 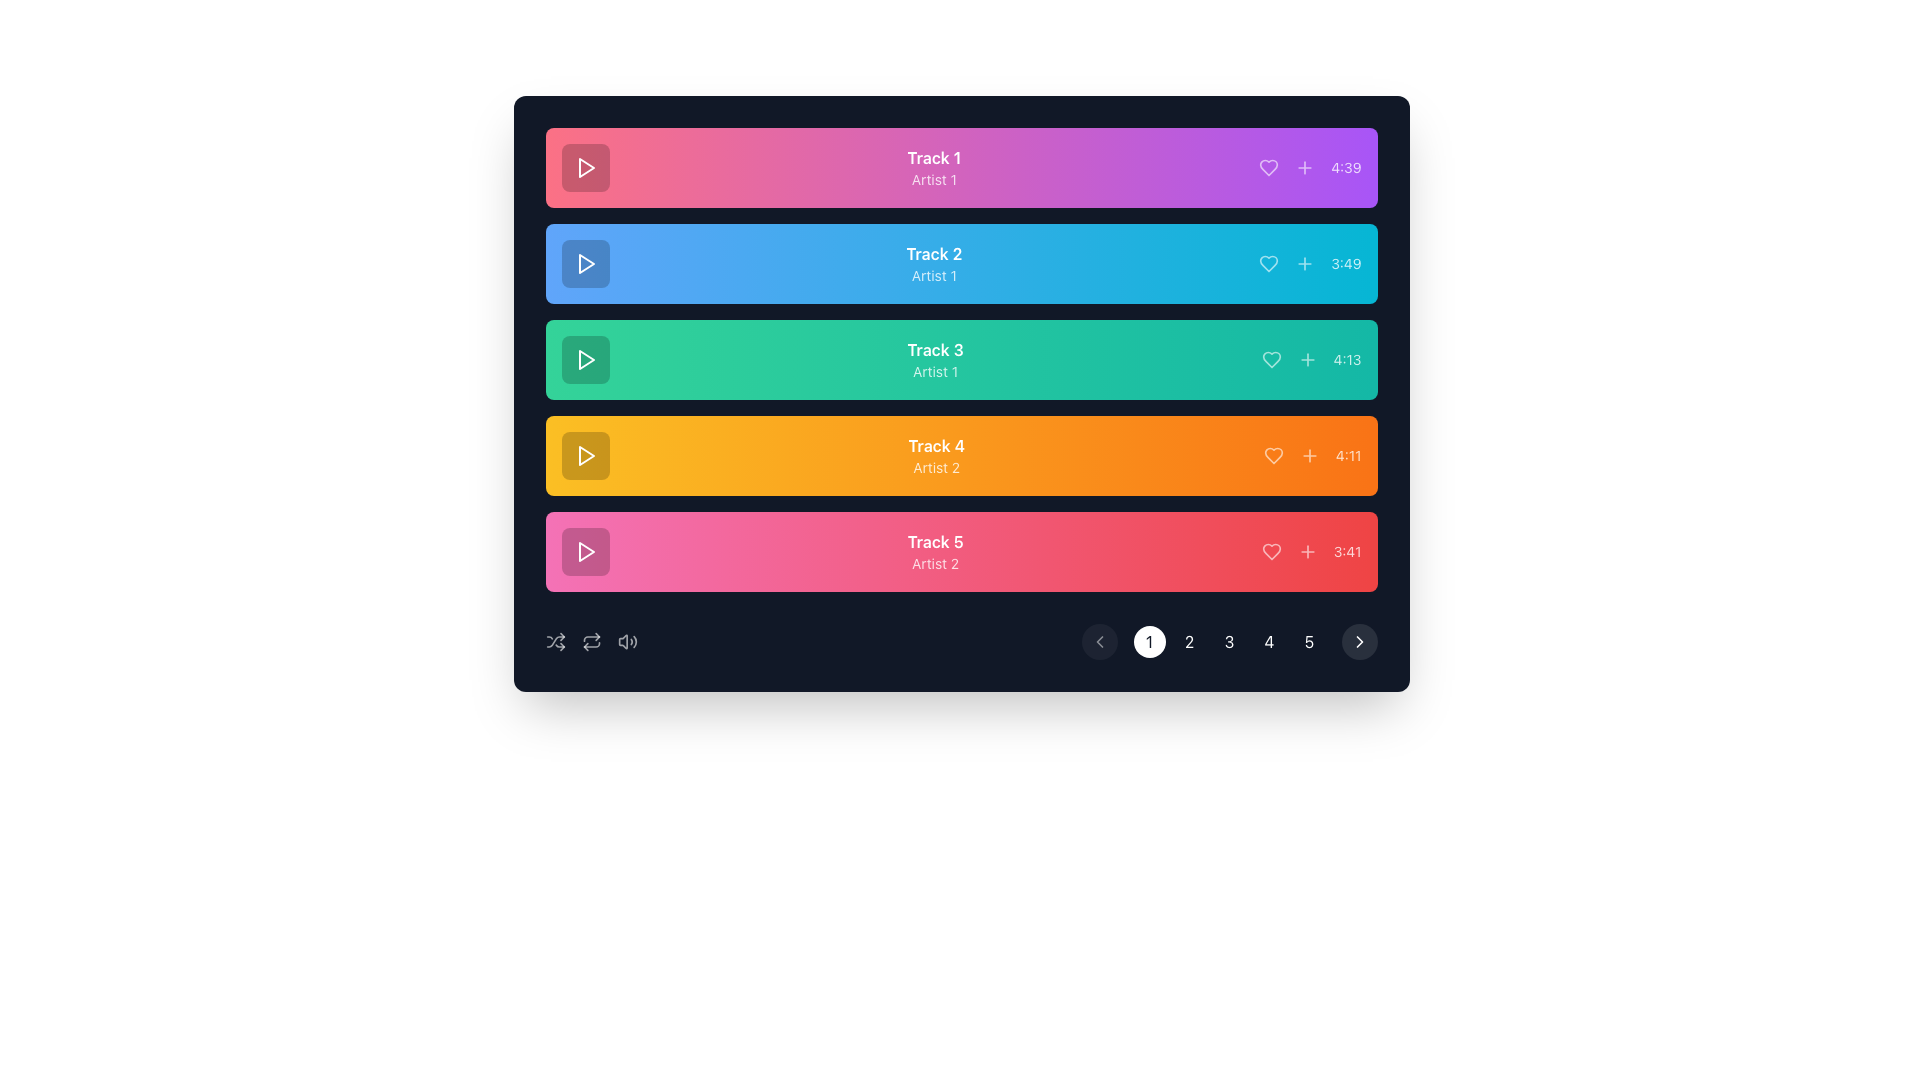 I want to click on the circular button with a black background and a white play triangle icon, located in the top-left portion of the second track entry in the playlist interface, so click(x=584, y=262).